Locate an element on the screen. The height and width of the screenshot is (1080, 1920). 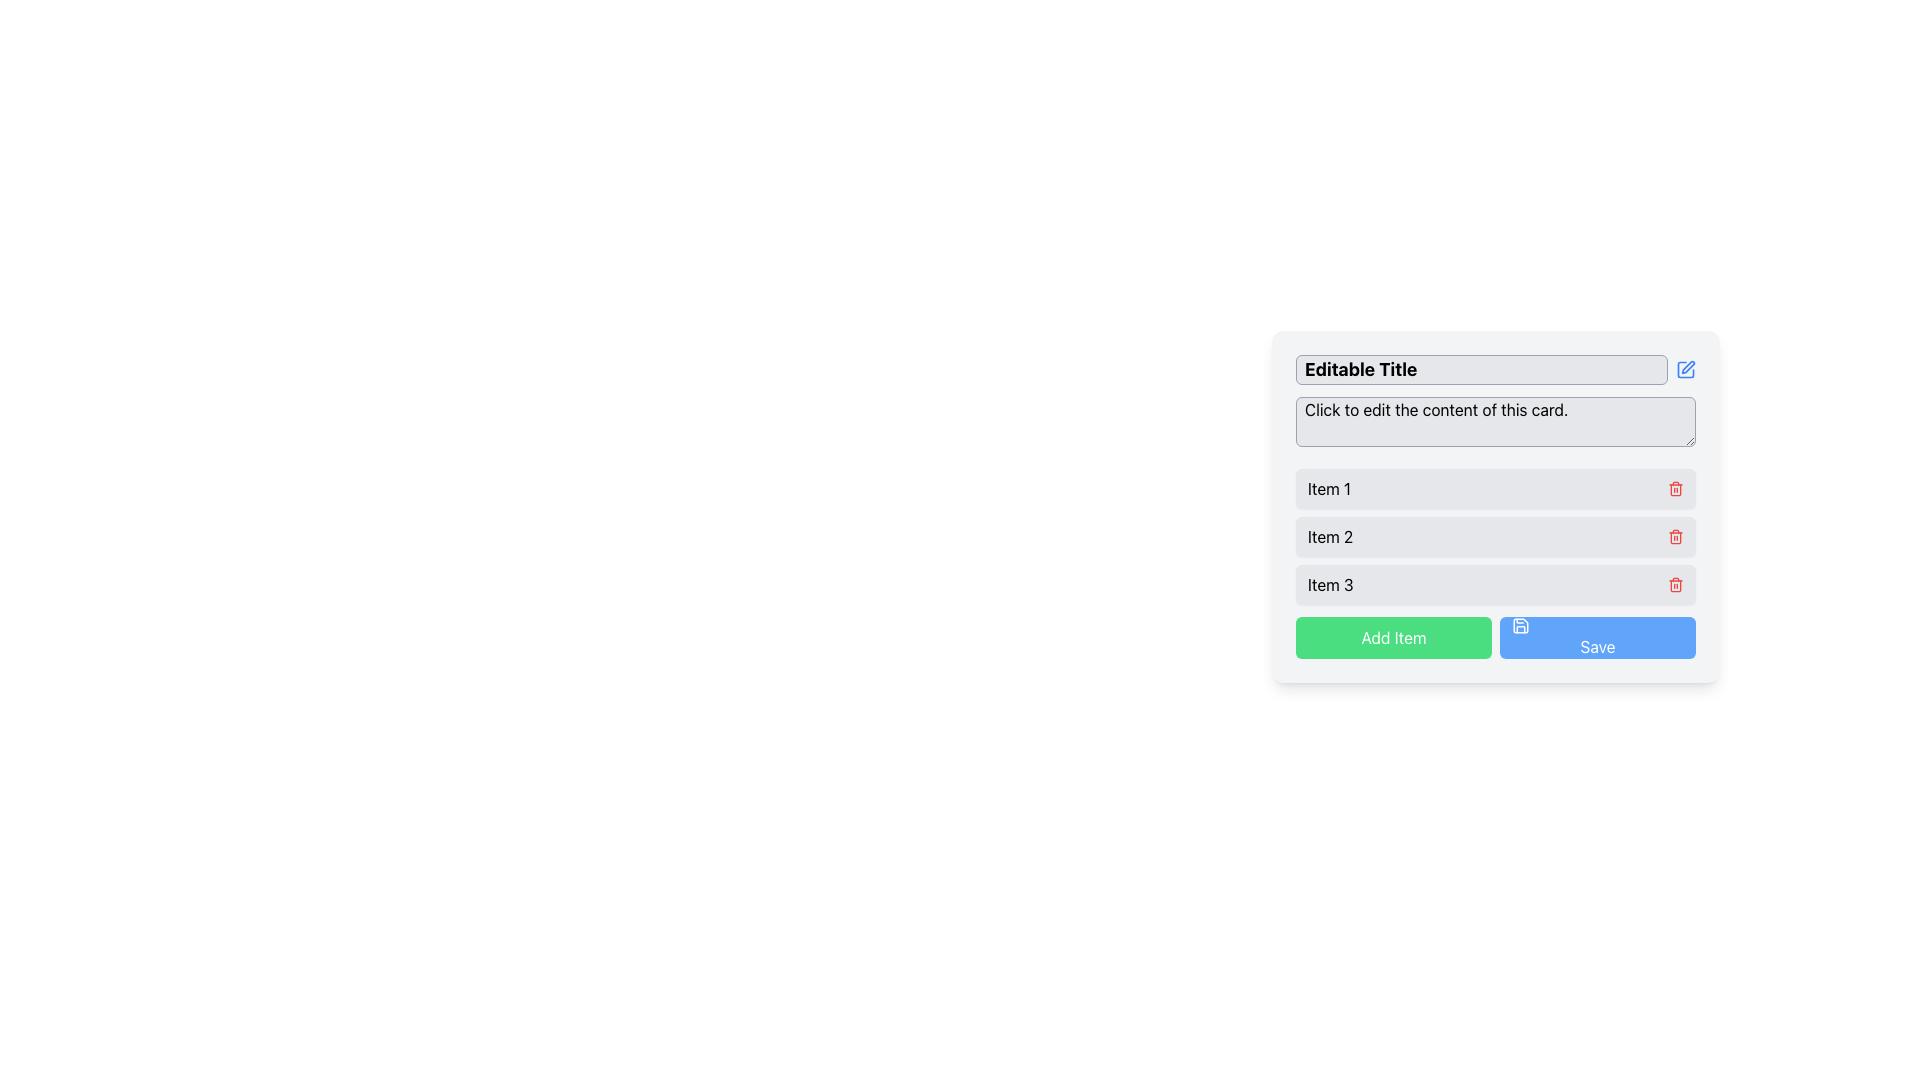
the 'Editable Title' text field for keyboard input by clicking on it is located at coordinates (1496, 370).